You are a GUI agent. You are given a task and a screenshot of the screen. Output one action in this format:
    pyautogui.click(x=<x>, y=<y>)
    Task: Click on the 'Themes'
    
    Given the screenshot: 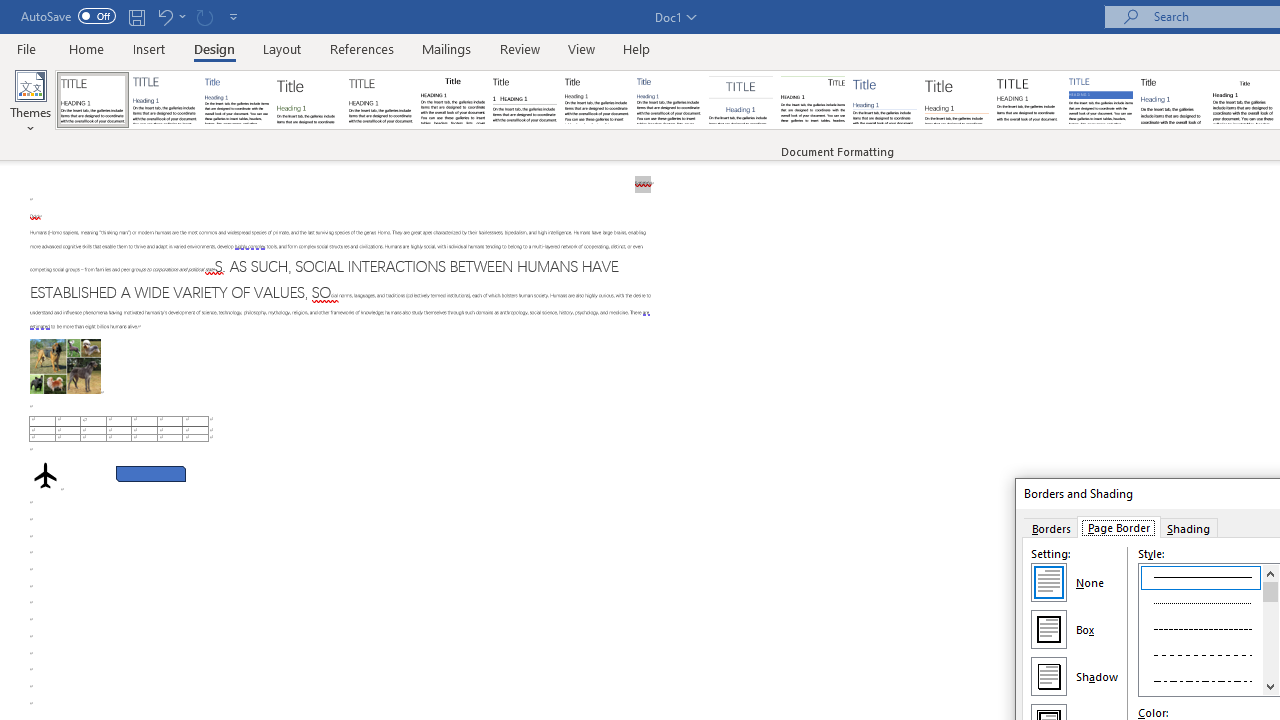 What is the action you would take?
    pyautogui.click(x=30, y=103)
    